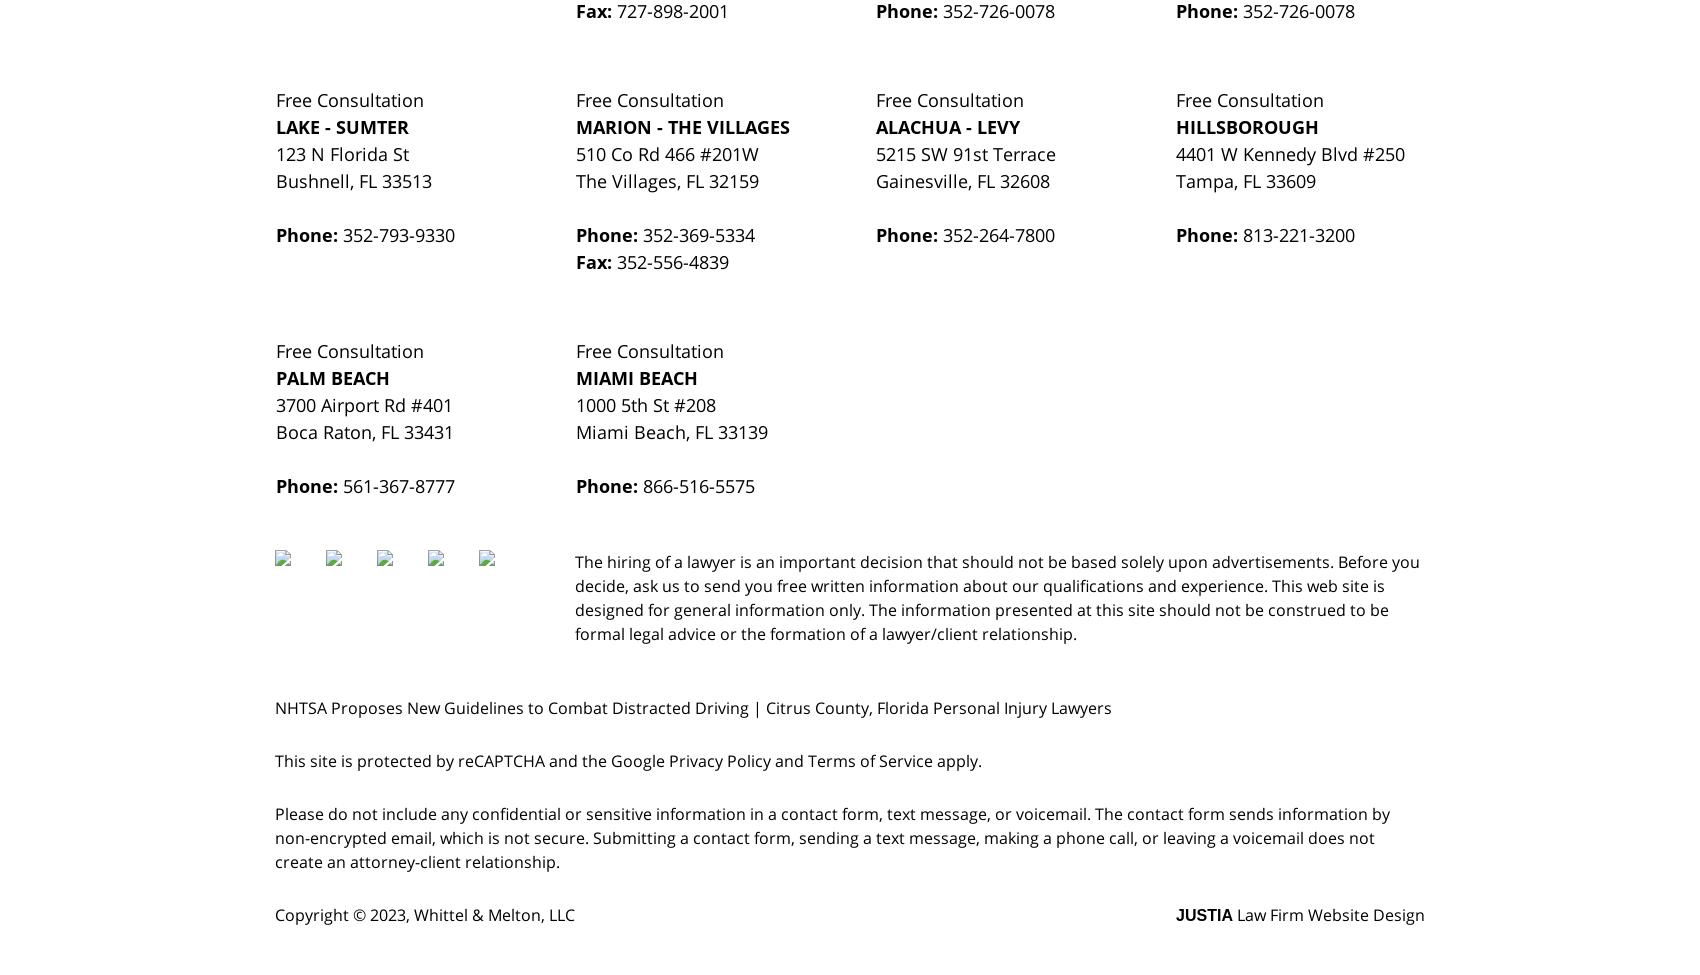  What do you see at coordinates (1023, 179) in the screenshot?
I see `'32608'` at bounding box center [1023, 179].